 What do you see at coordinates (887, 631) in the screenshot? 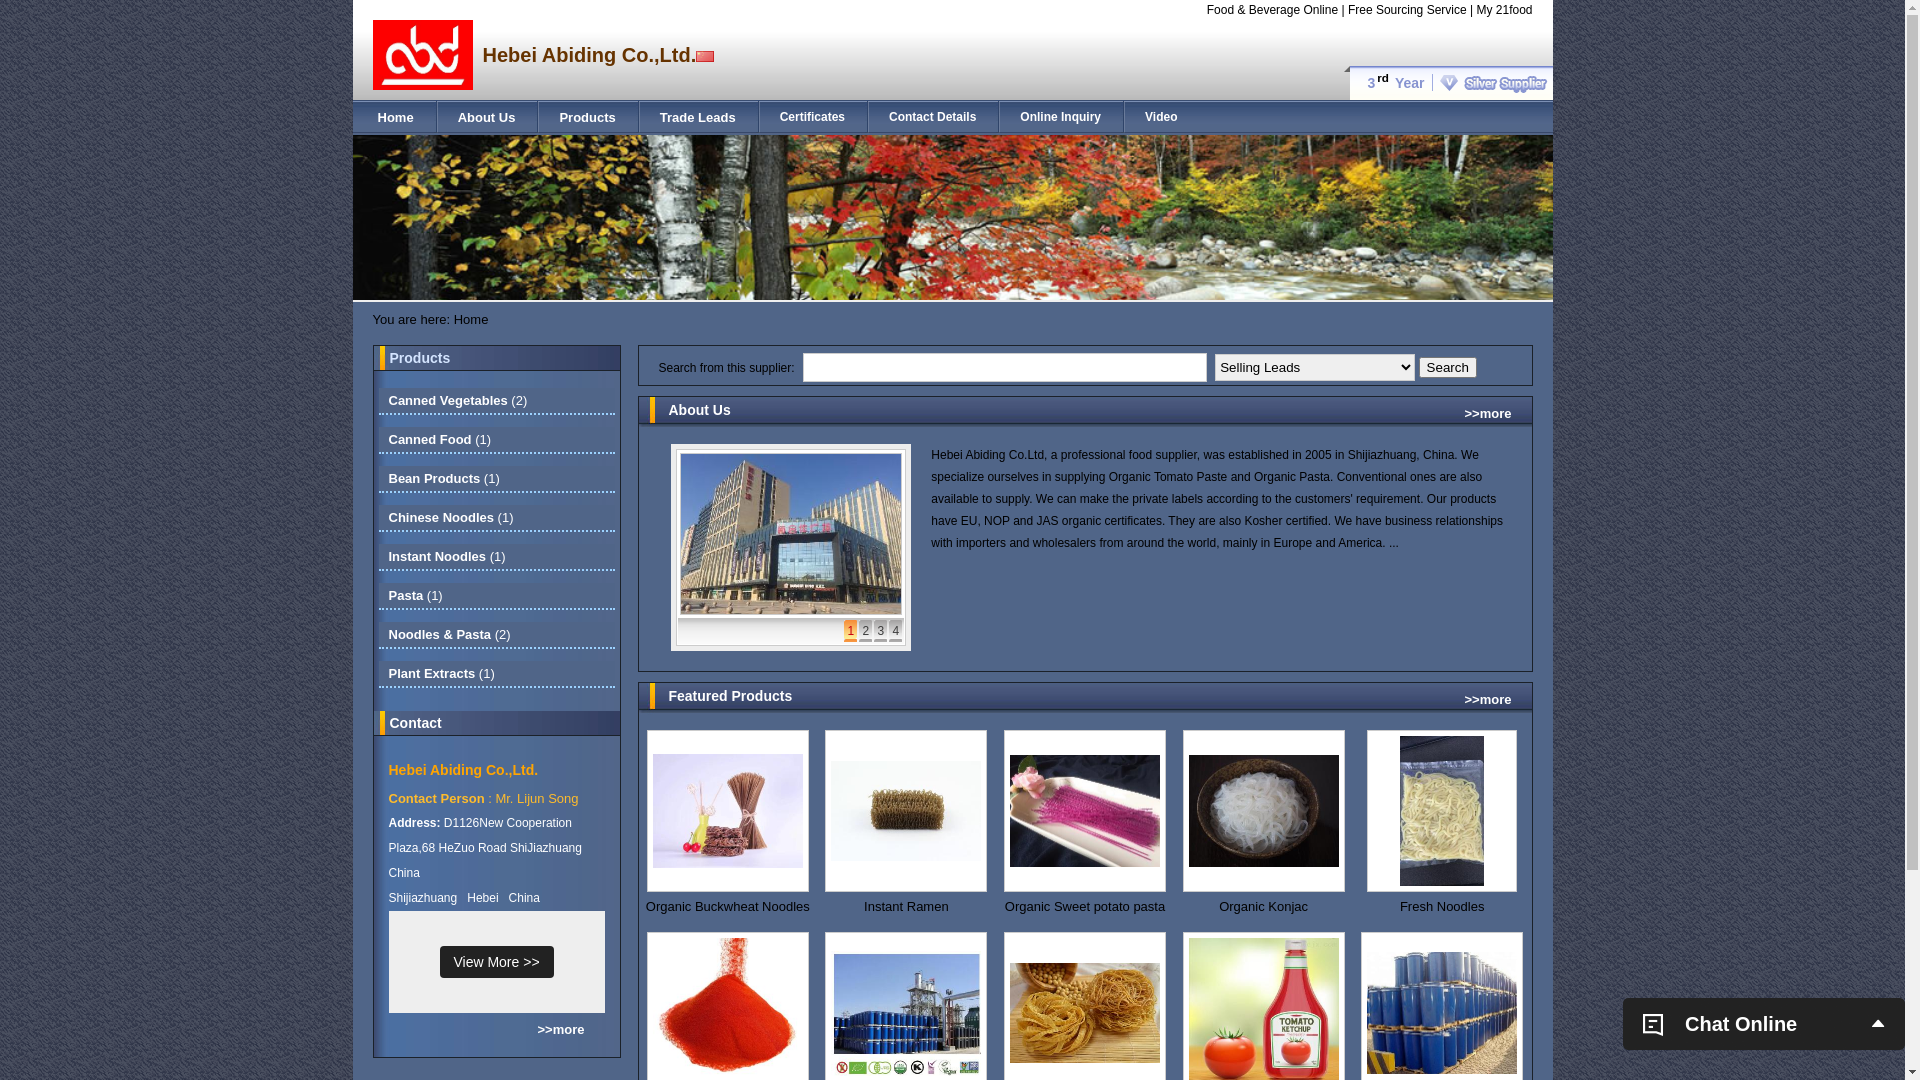
I see `'4'` at bounding box center [887, 631].